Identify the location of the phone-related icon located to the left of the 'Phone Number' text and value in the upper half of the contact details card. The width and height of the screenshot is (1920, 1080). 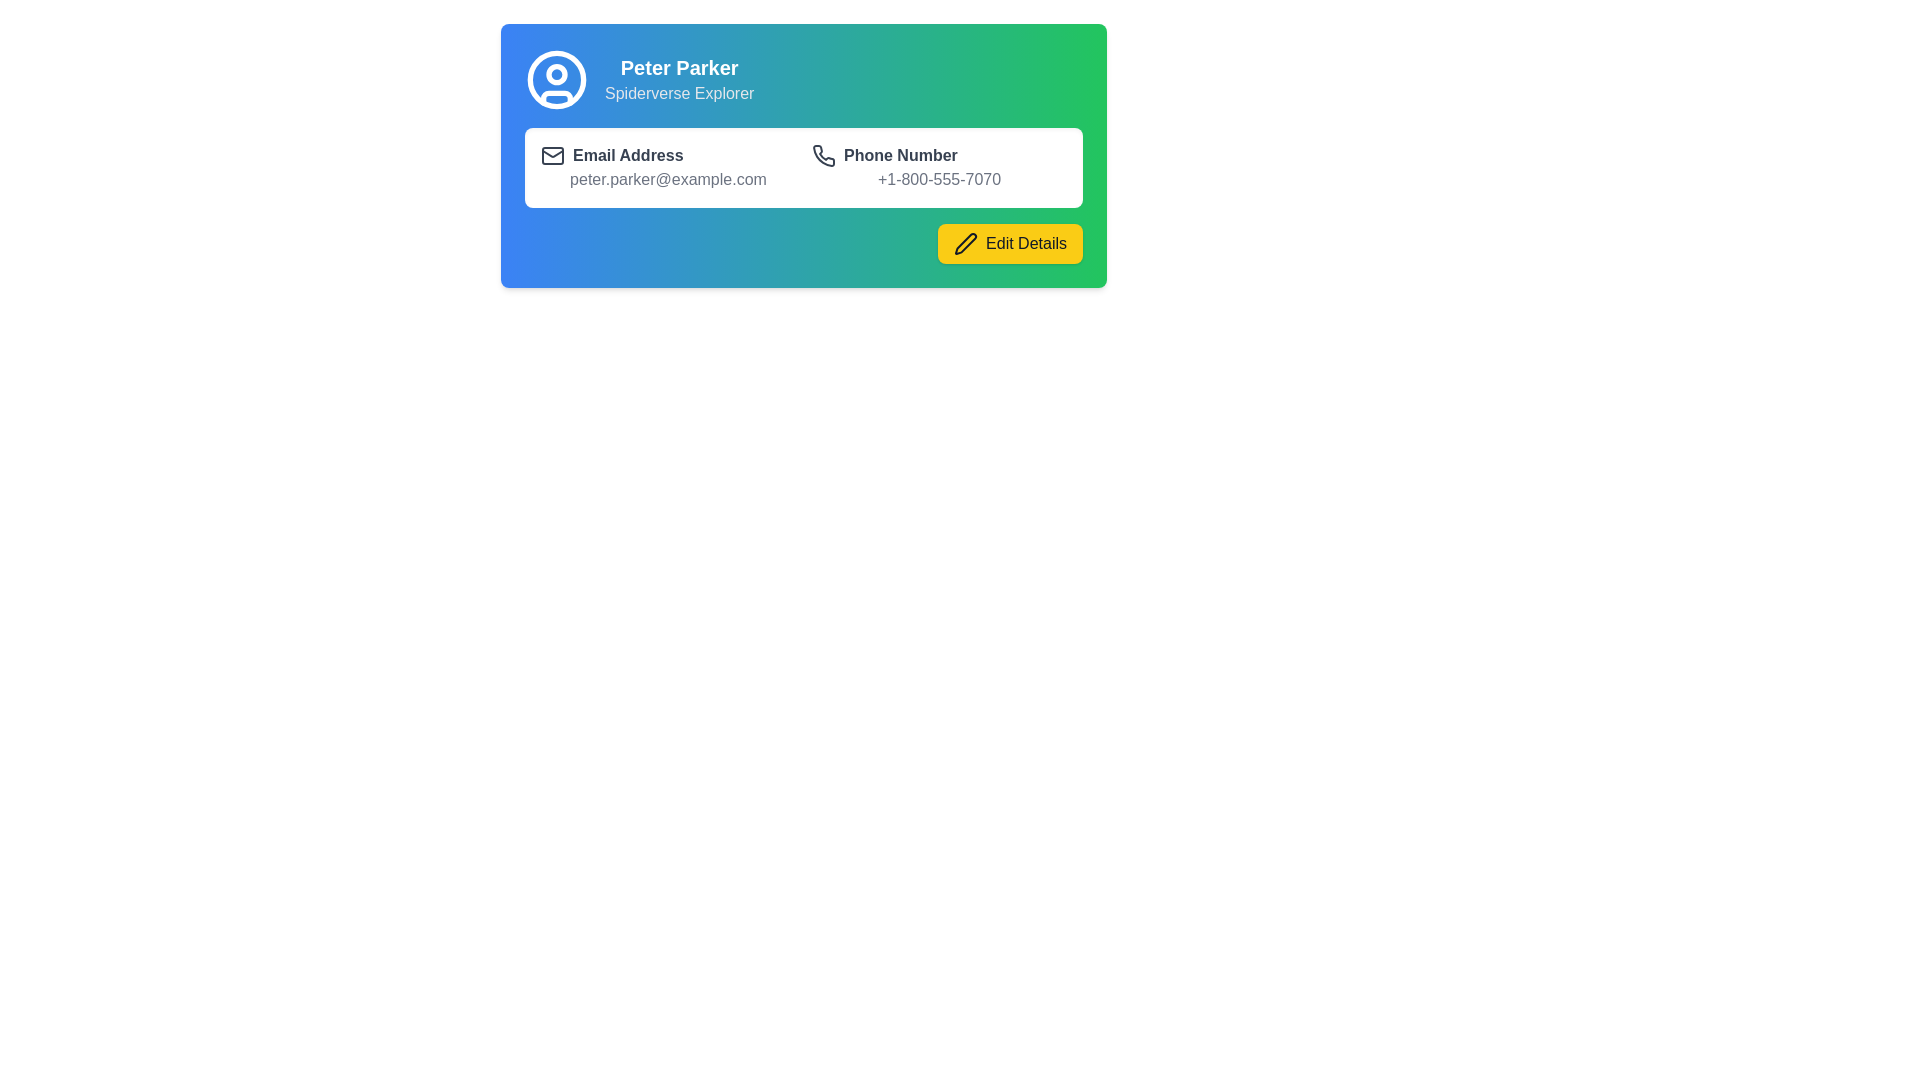
(824, 154).